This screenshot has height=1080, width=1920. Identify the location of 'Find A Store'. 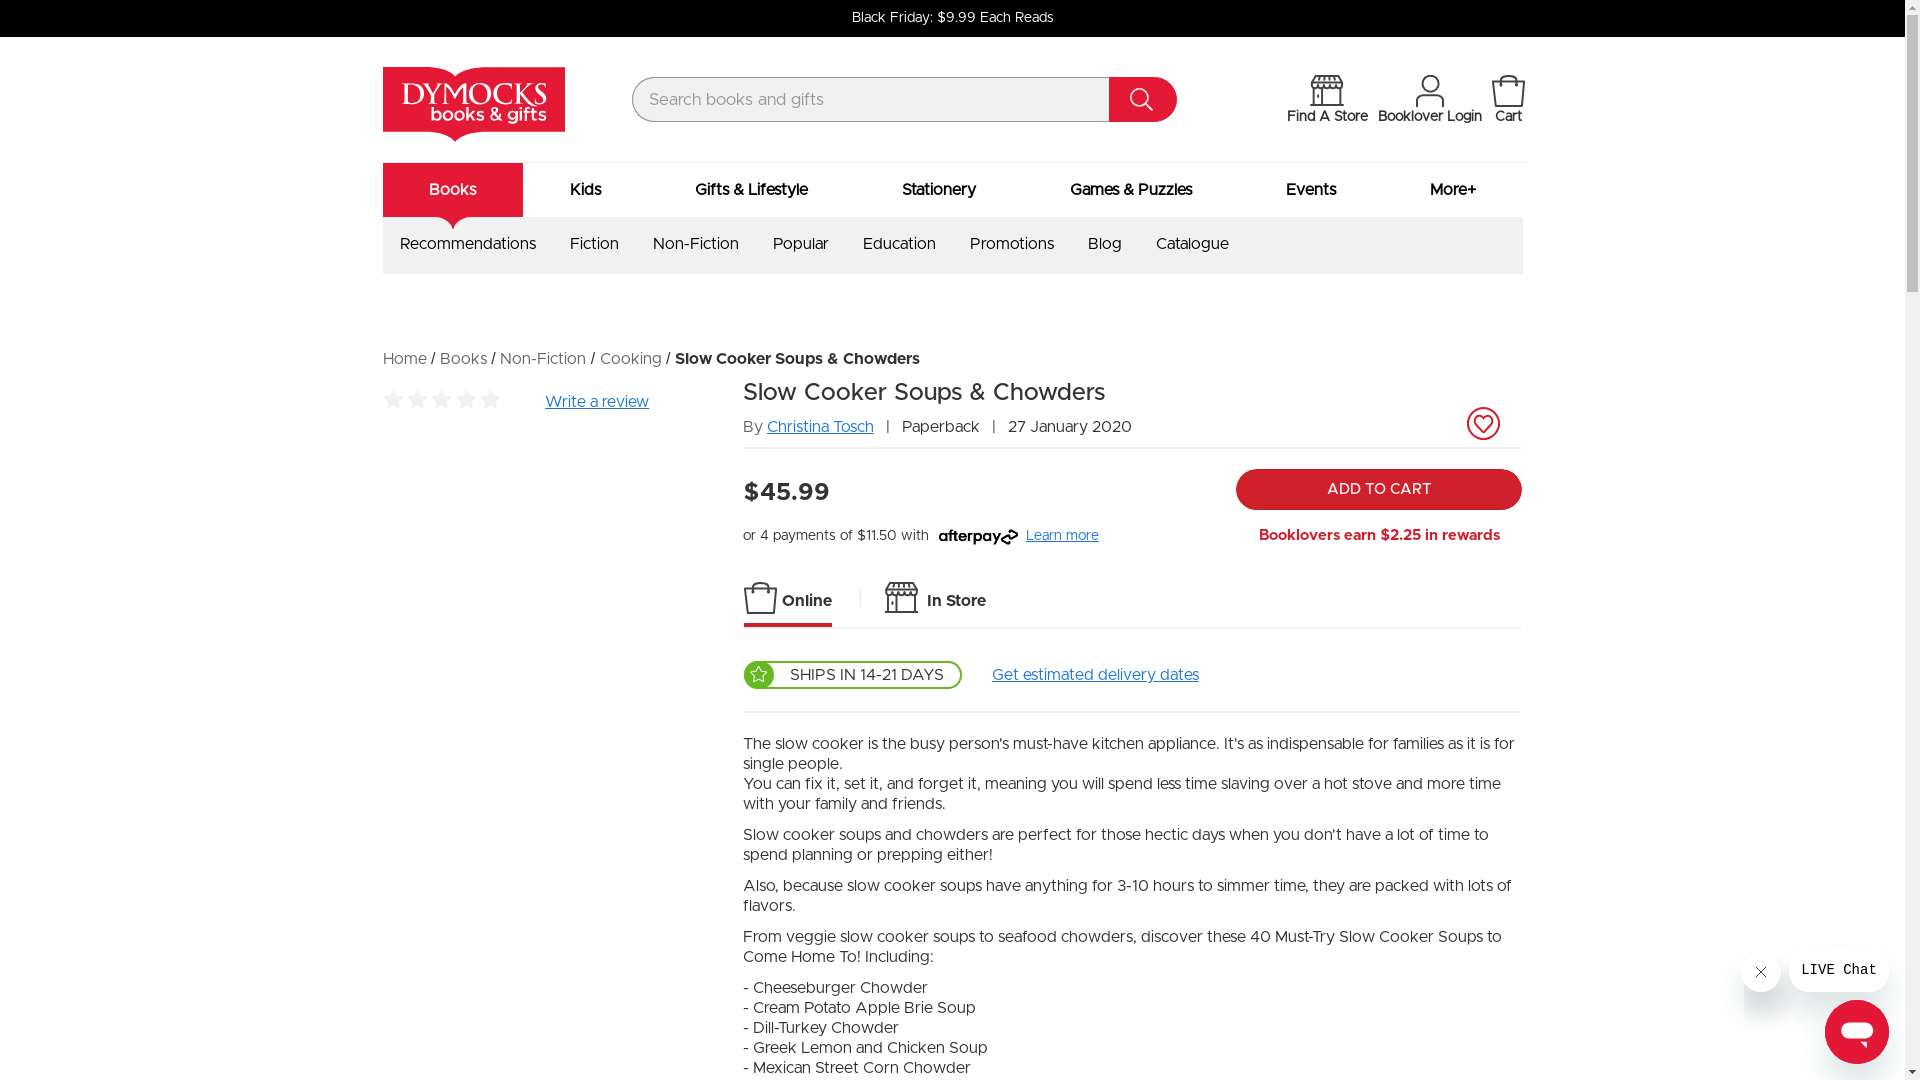
(1327, 100).